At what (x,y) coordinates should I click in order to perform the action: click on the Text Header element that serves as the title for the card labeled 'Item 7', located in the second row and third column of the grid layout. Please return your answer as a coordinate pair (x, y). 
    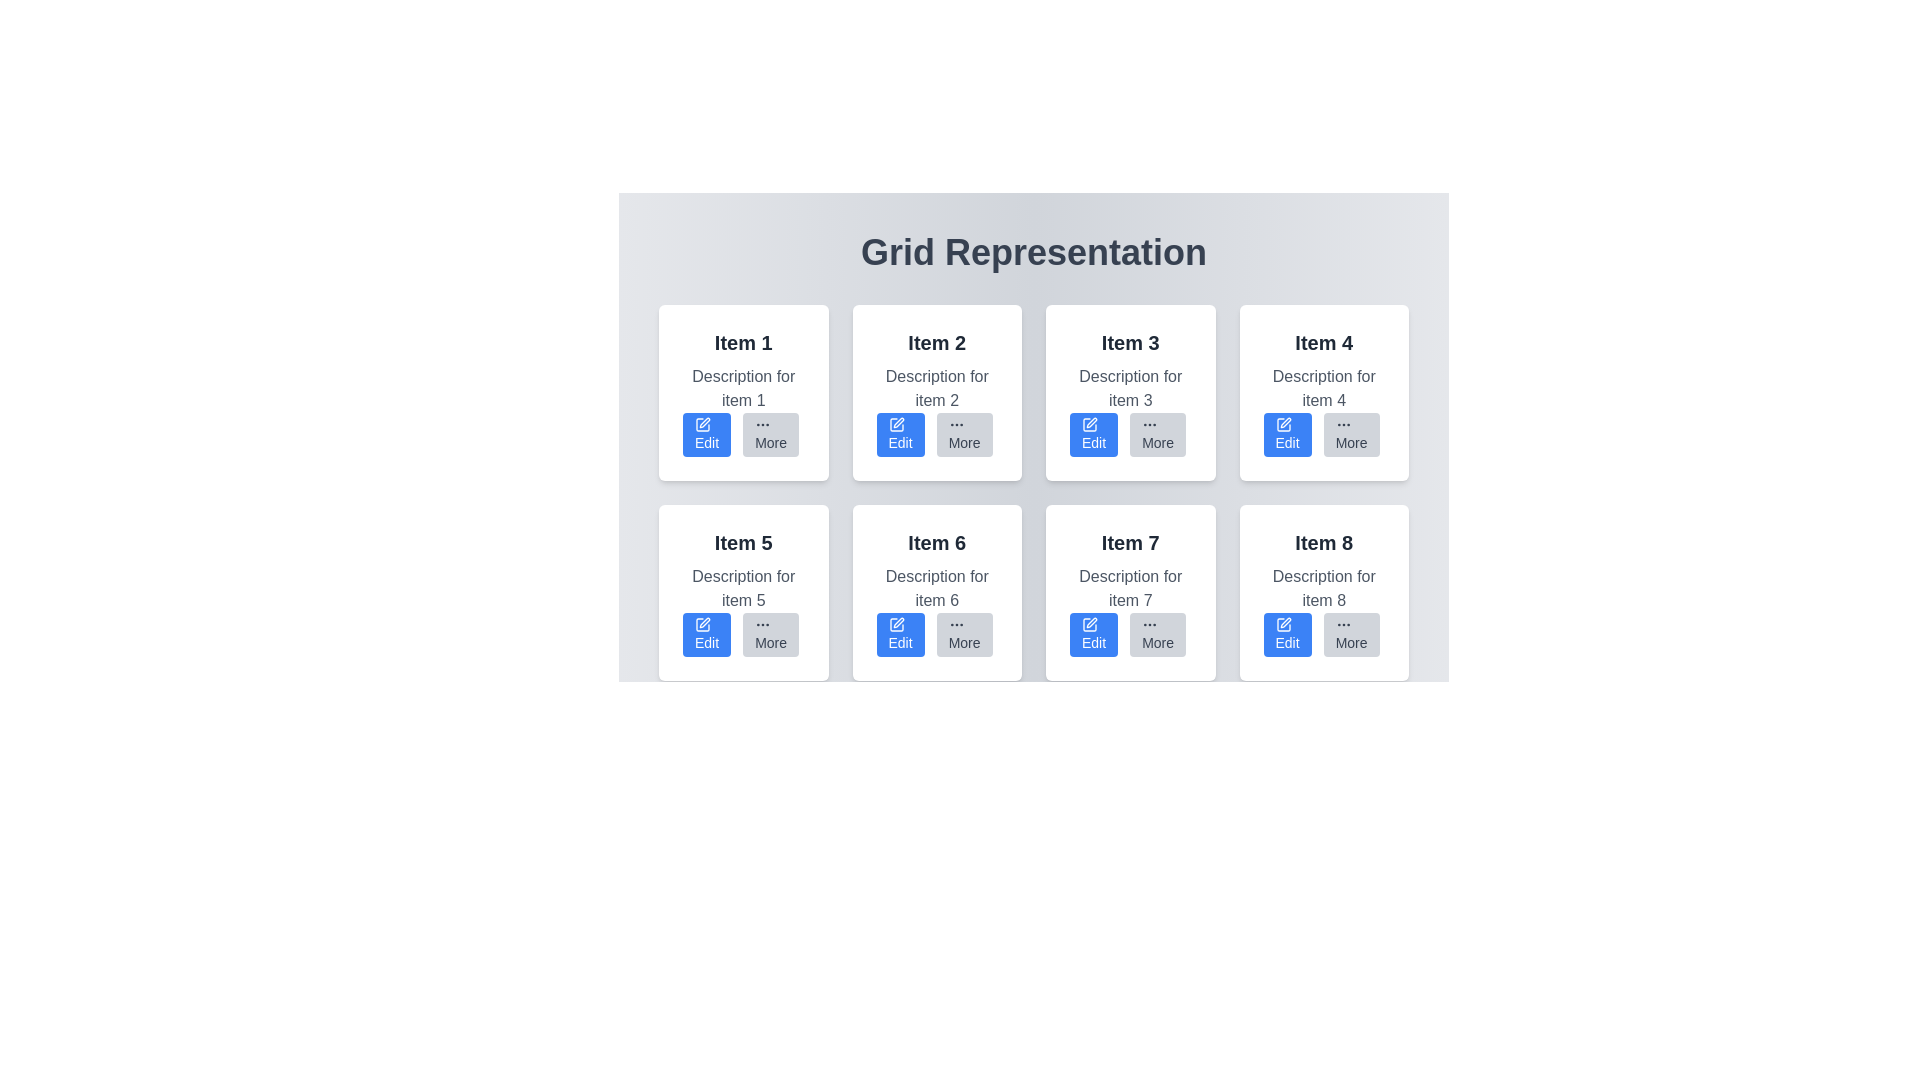
    Looking at the image, I should click on (1130, 543).